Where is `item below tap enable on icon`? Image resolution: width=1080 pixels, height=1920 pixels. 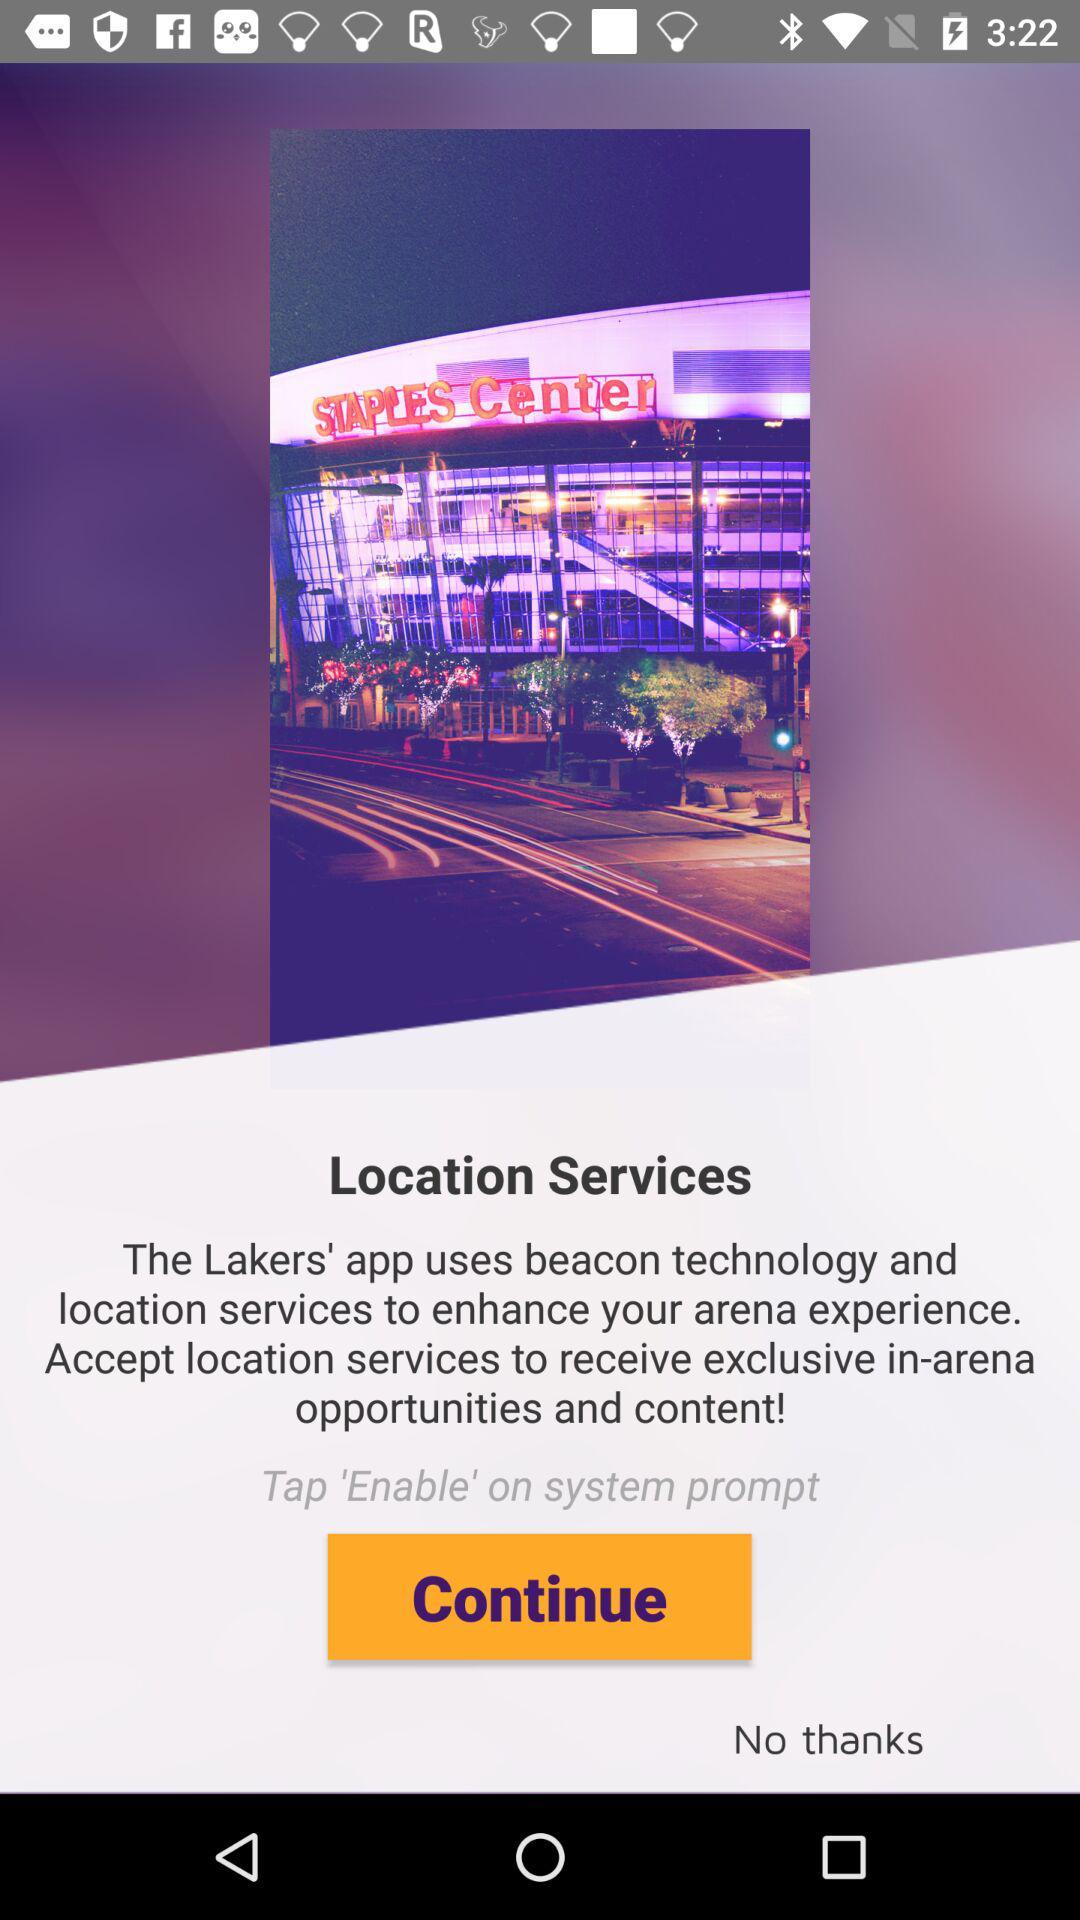
item below tap enable on icon is located at coordinates (538, 1595).